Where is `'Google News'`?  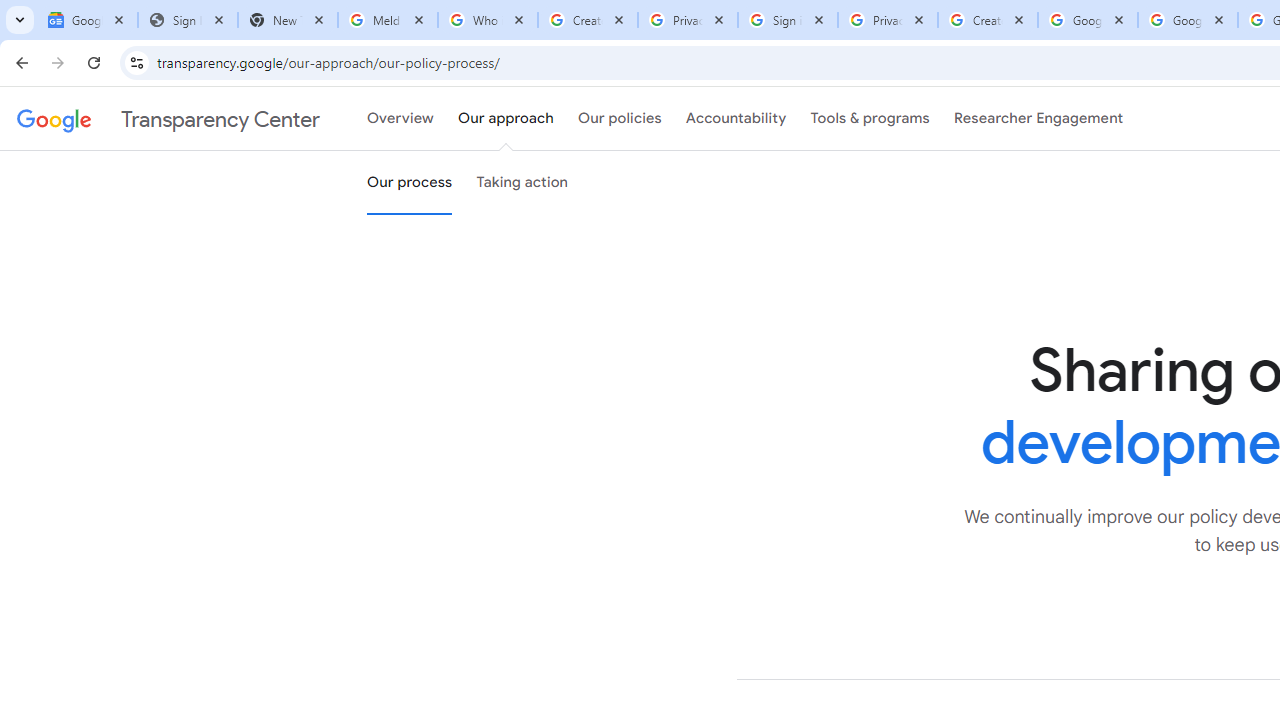 'Google News' is located at coordinates (86, 20).